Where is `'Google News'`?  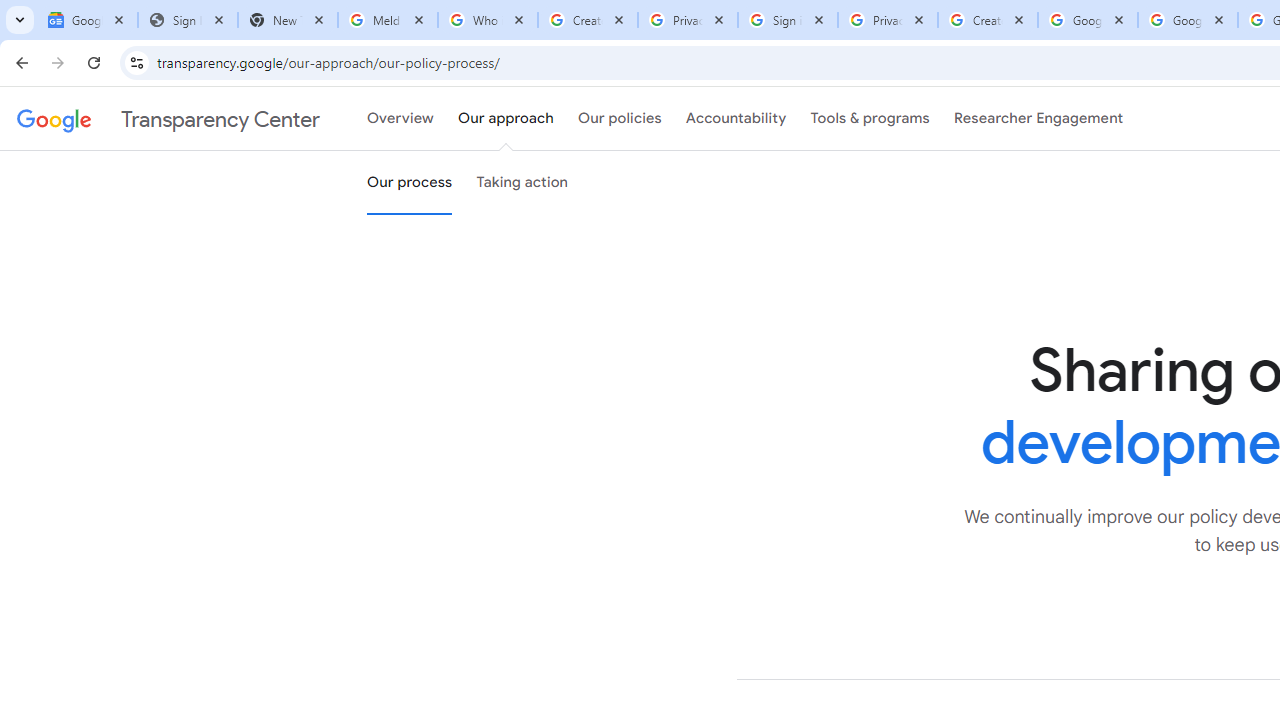 'Google News' is located at coordinates (86, 20).